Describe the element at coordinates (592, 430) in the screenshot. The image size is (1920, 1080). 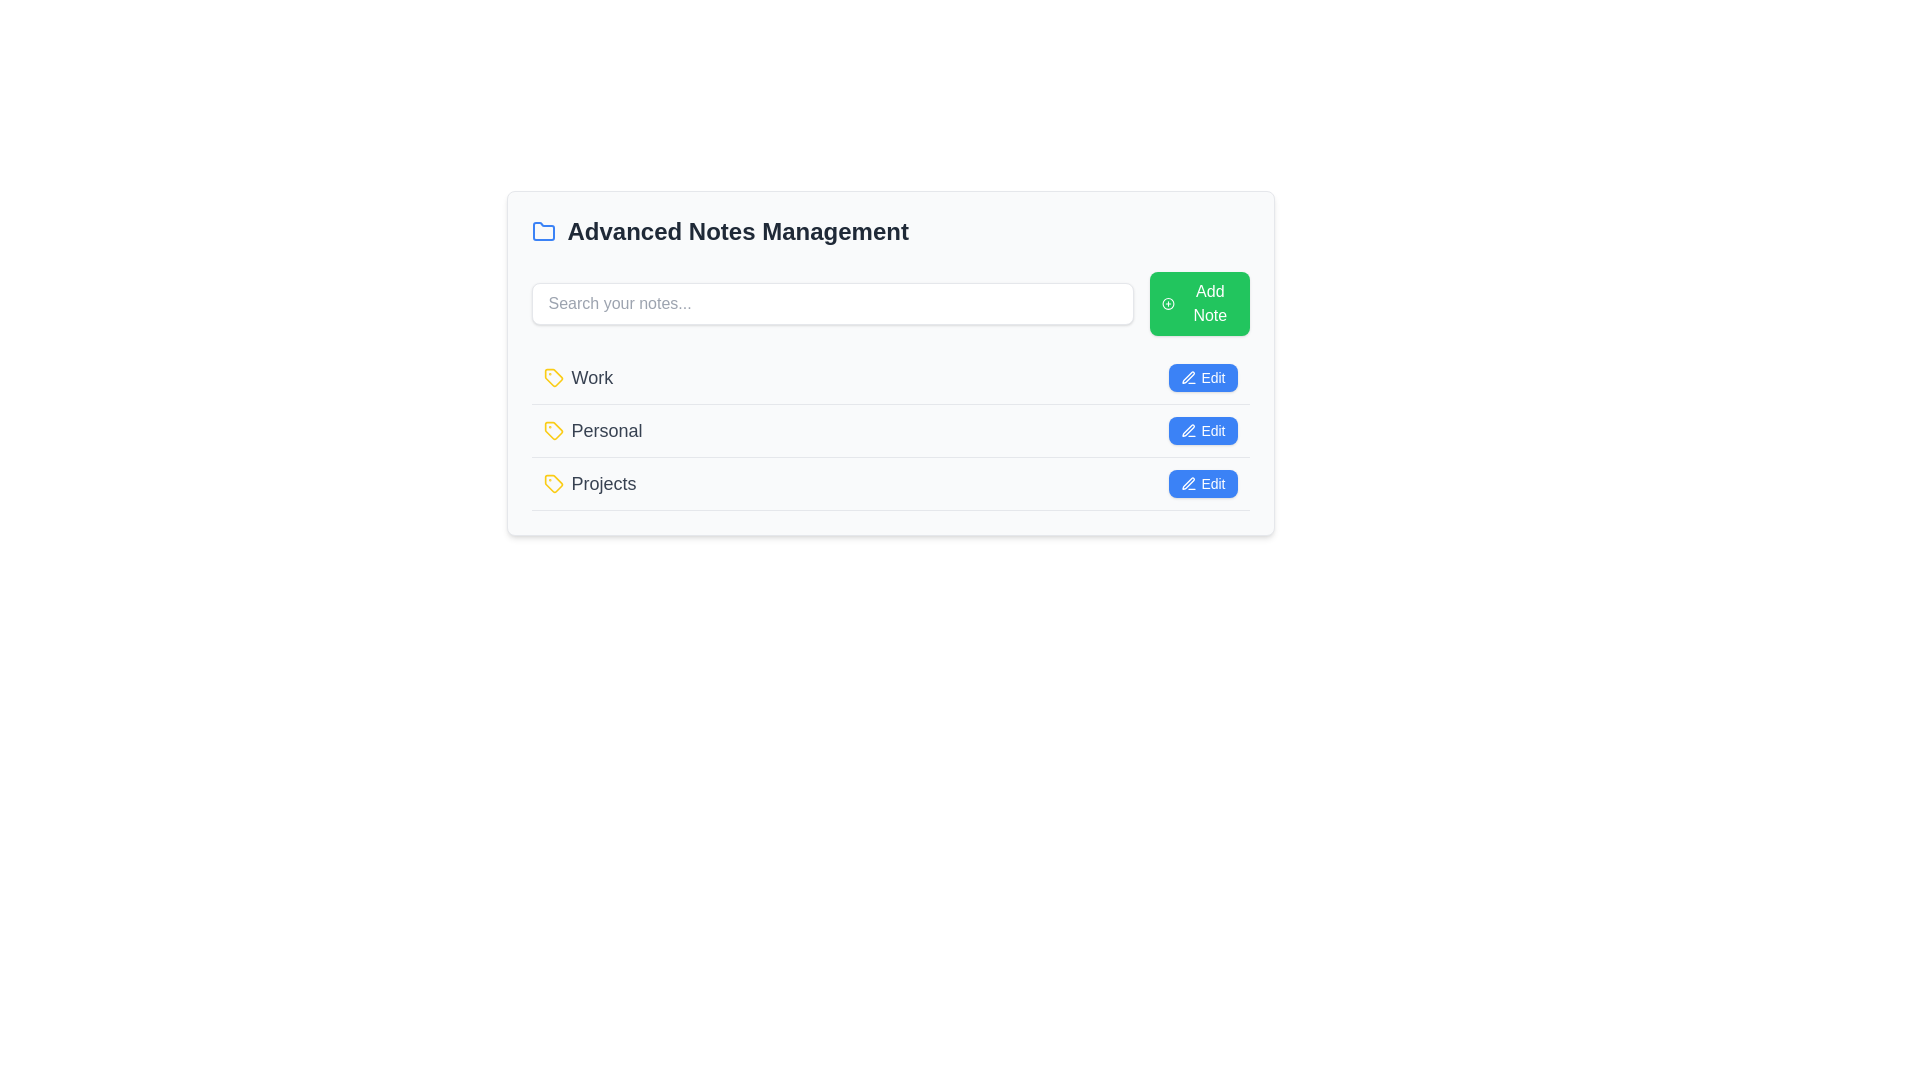
I see `the 'Personal' Text Label which is located between 'Work' and 'Projects' under the 'Advanced Notes Management' section` at that location.